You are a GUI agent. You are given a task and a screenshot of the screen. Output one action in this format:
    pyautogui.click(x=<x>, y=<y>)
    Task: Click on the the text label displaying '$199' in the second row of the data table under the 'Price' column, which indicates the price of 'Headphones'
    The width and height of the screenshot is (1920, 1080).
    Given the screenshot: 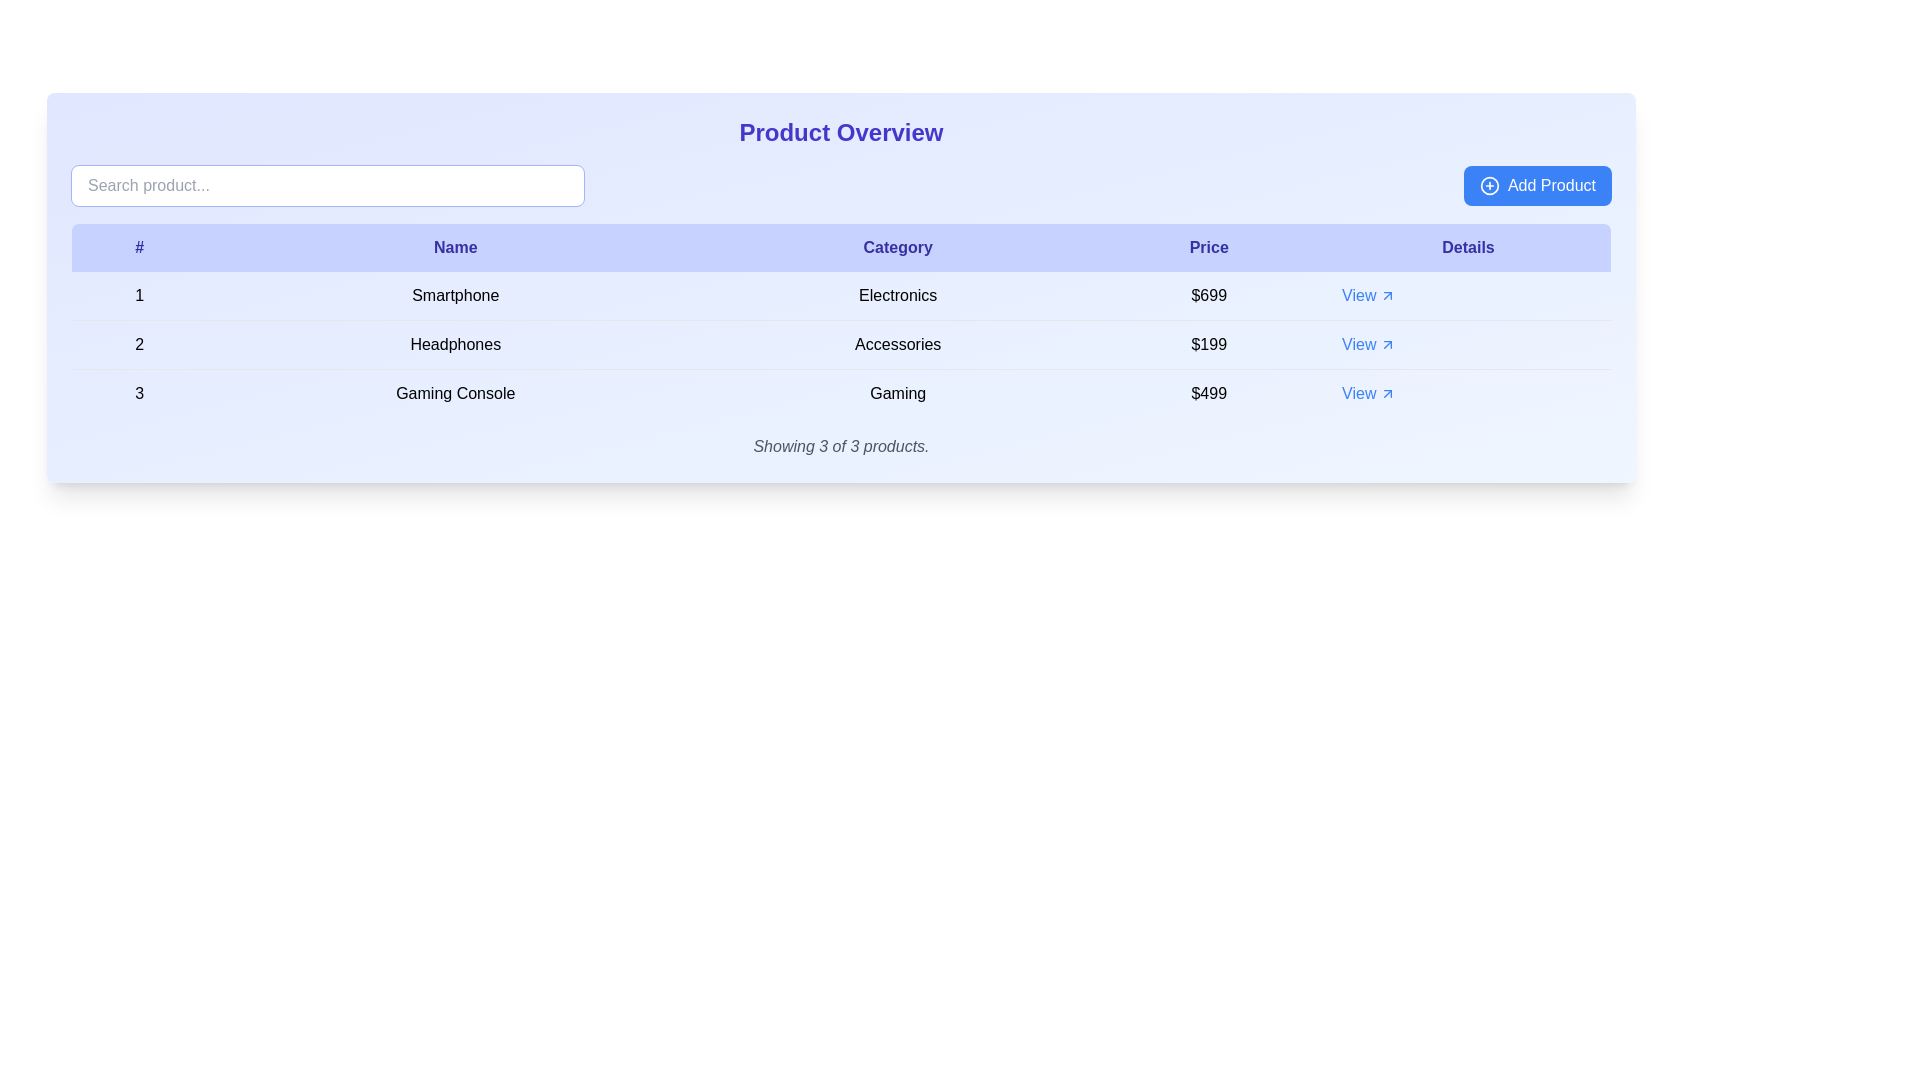 What is the action you would take?
    pyautogui.click(x=1208, y=343)
    